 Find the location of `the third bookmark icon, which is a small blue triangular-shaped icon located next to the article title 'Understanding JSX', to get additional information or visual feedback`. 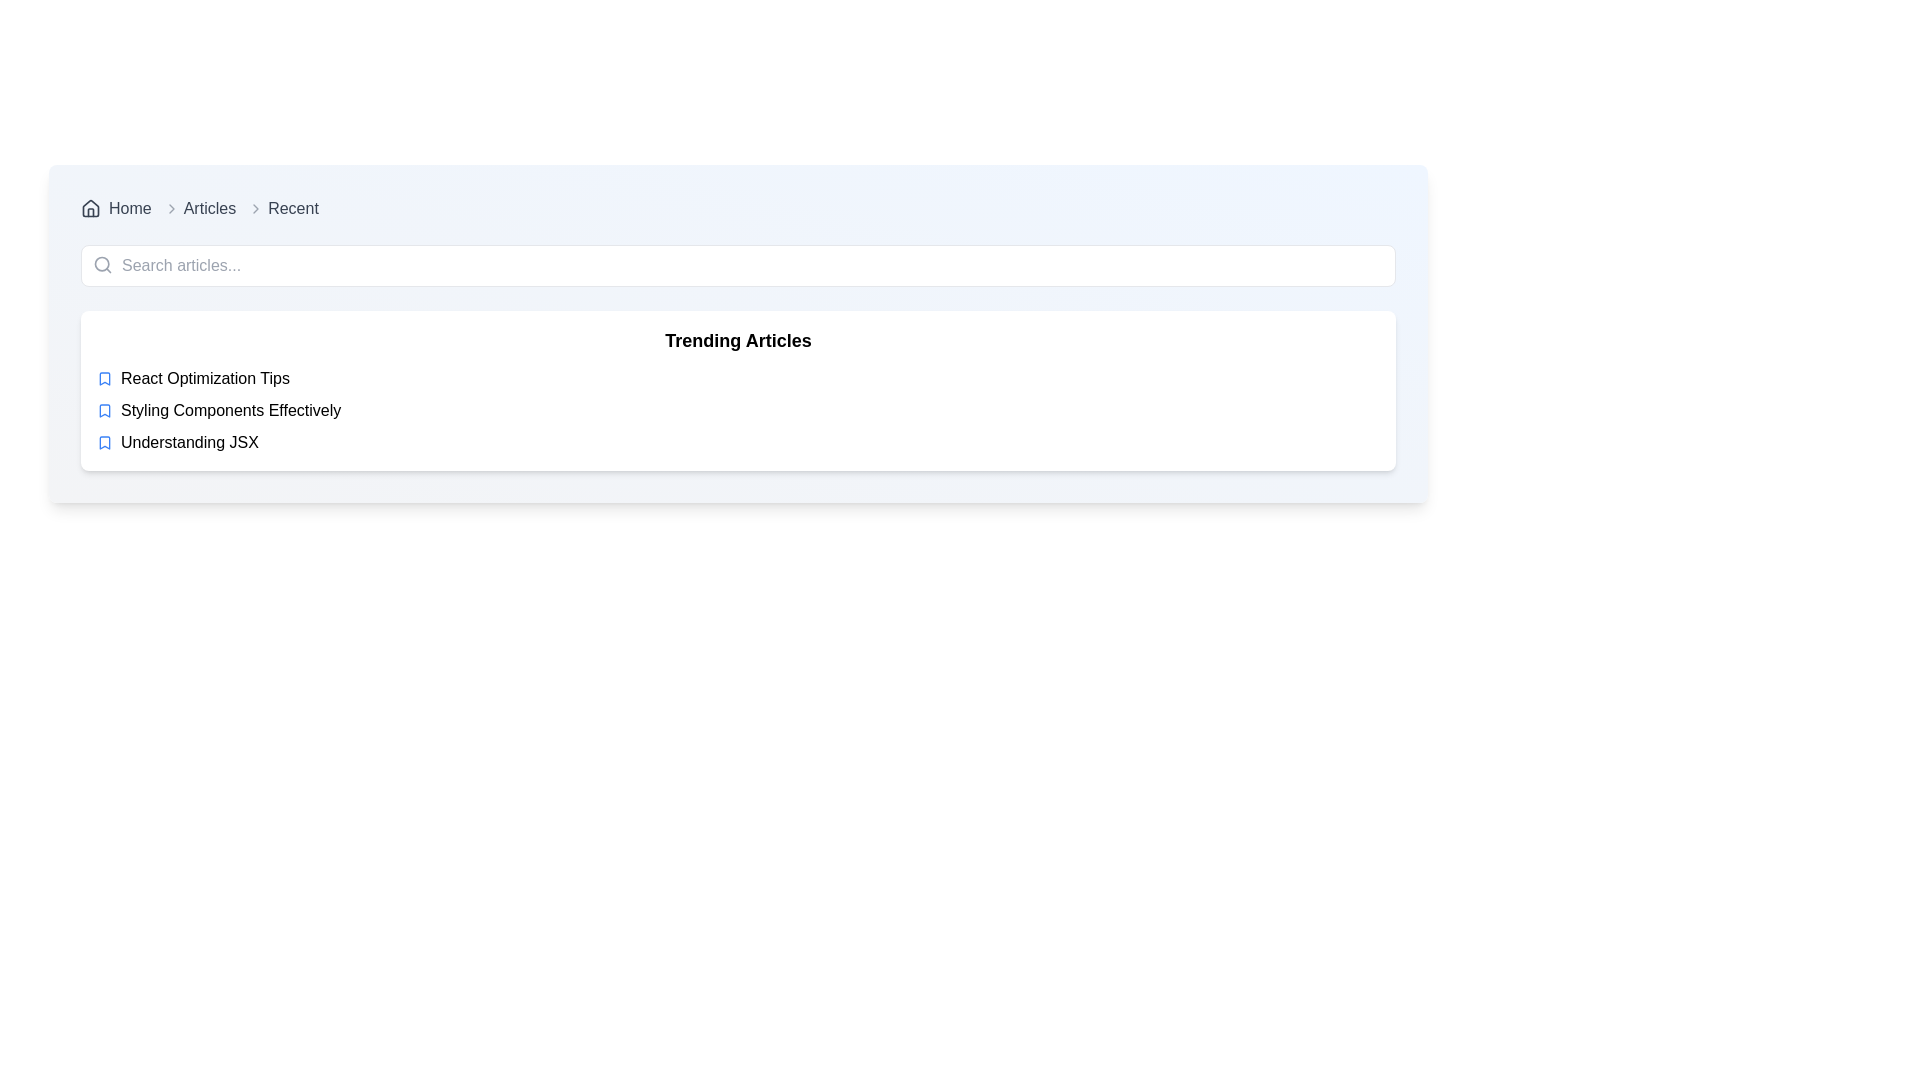

the third bookmark icon, which is a small blue triangular-shaped icon located next to the article title 'Understanding JSX', to get additional information or visual feedback is located at coordinates (104, 442).